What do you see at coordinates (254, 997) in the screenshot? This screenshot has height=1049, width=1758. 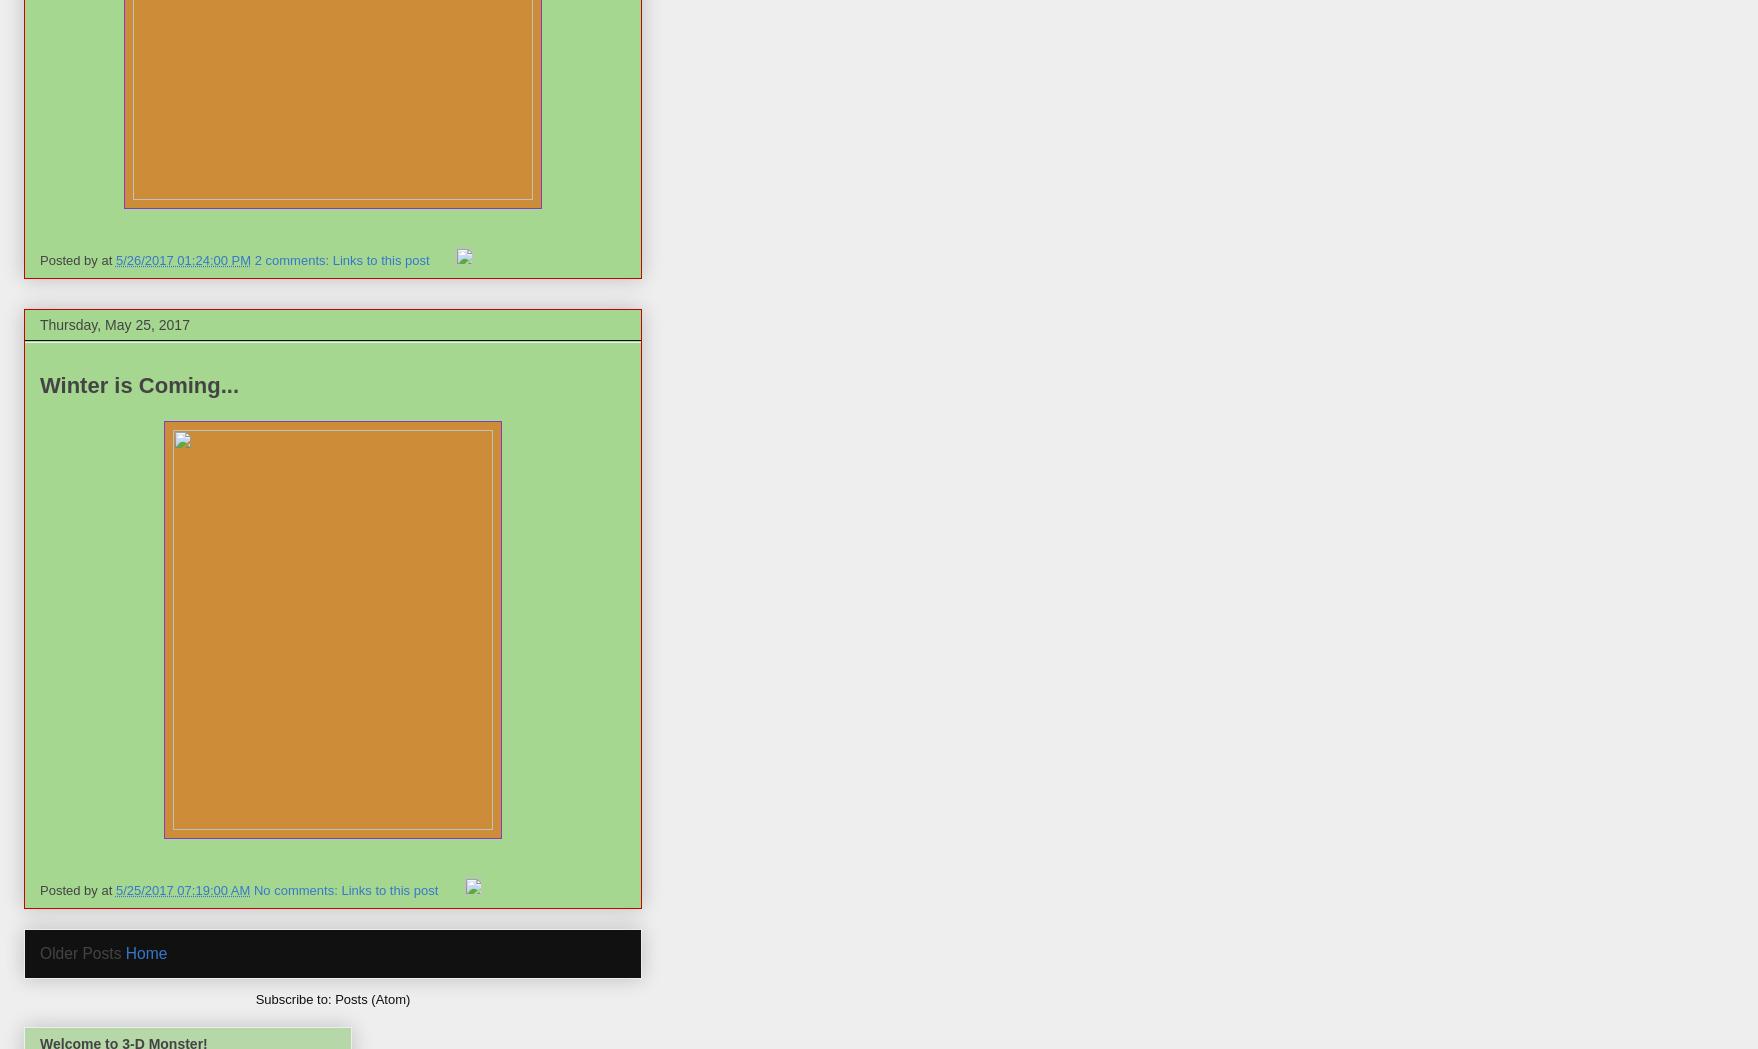 I see `'Subscribe to: Posts (Atom)'` at bounding box center [254, 997].